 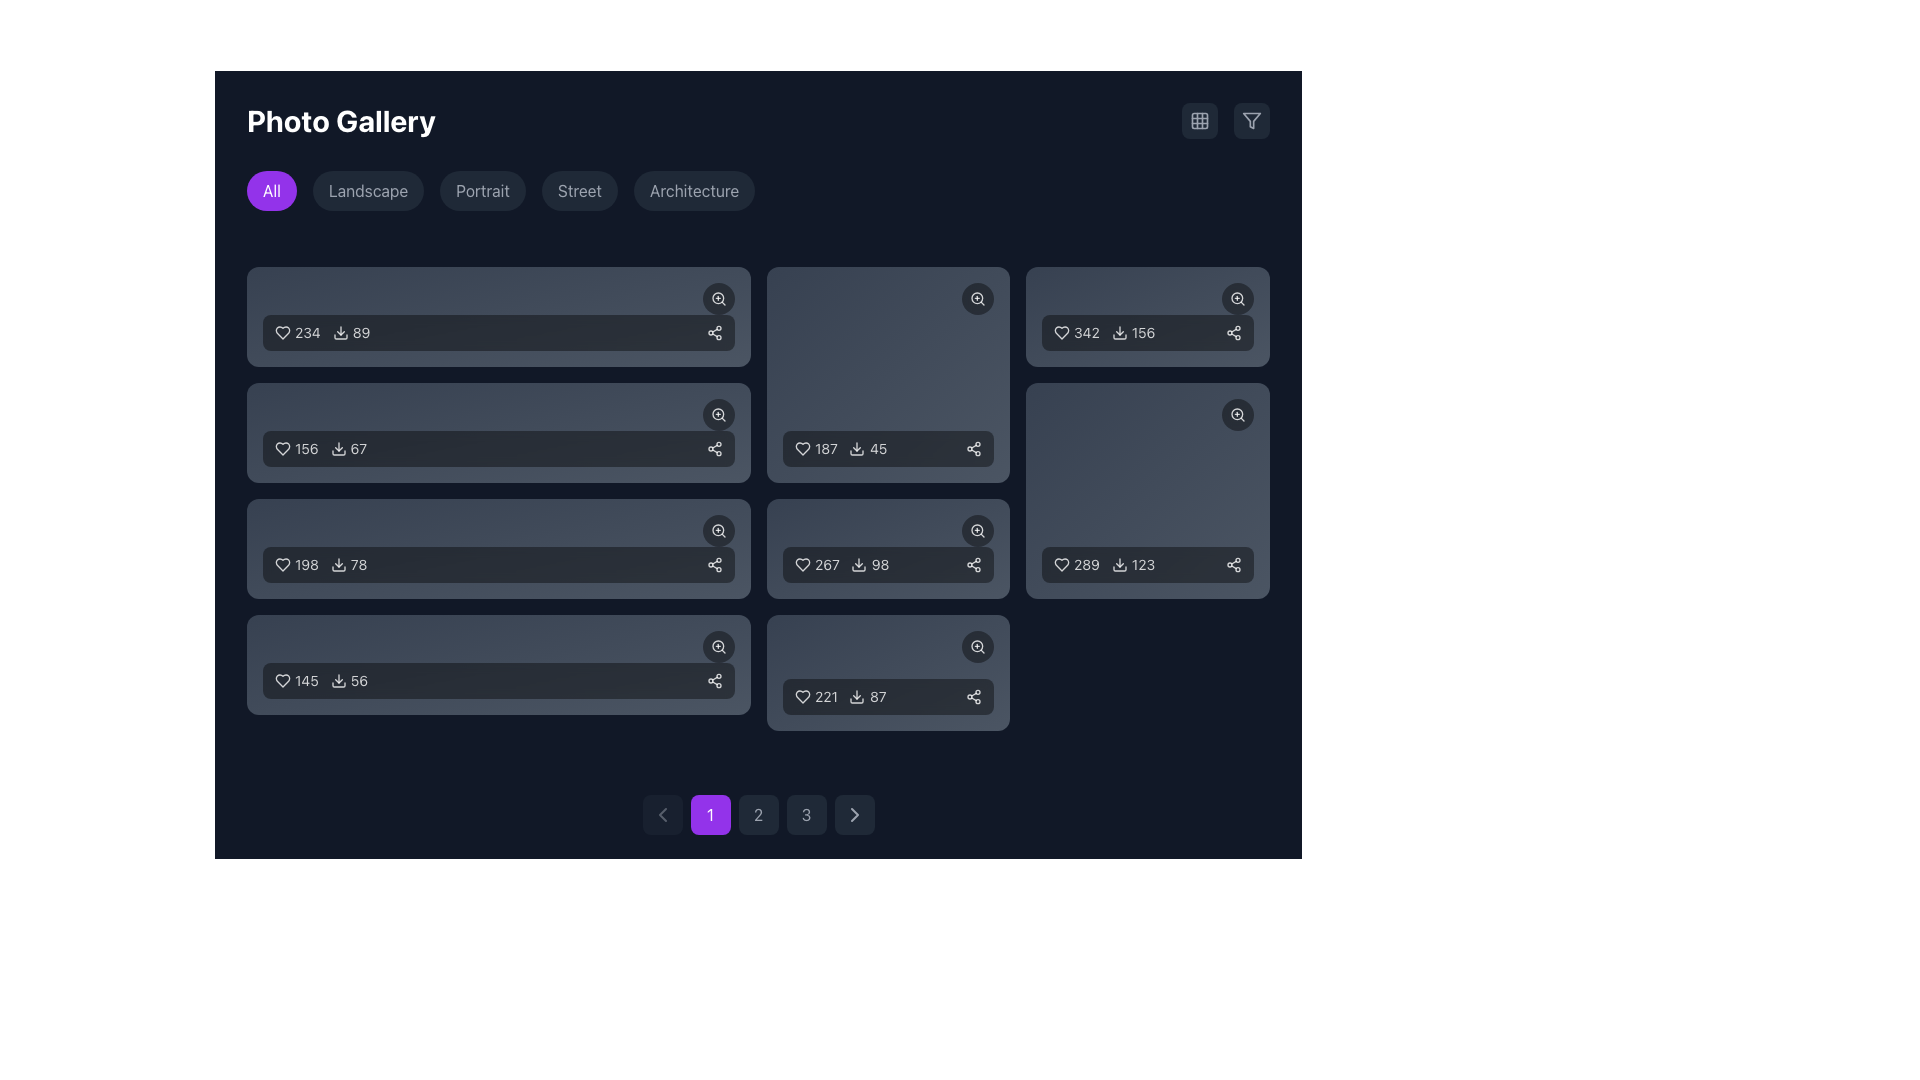 What do you see at coordinates (806, 814) in the screenshot?
I see `the circular button with a dark gray background displaying the number '3' in light gray text` at bounding box center [806, 814].